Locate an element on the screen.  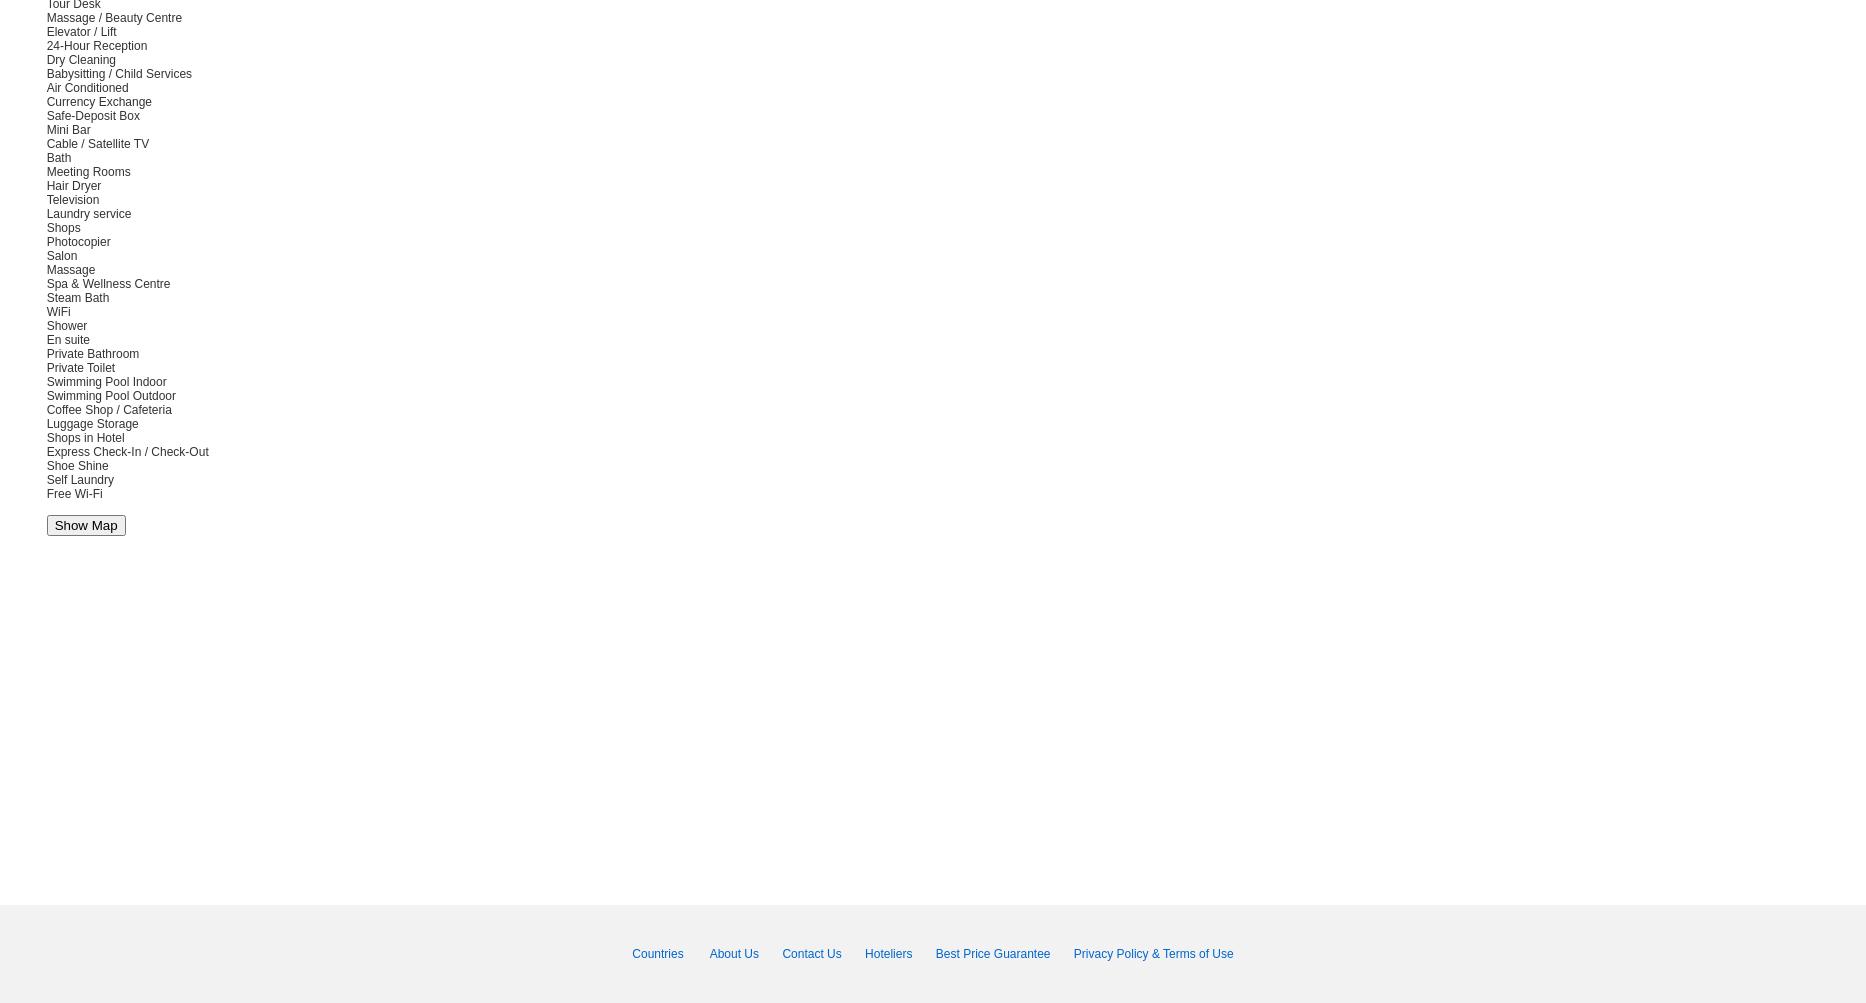
'En suite' is located at coordinates (67, 339).